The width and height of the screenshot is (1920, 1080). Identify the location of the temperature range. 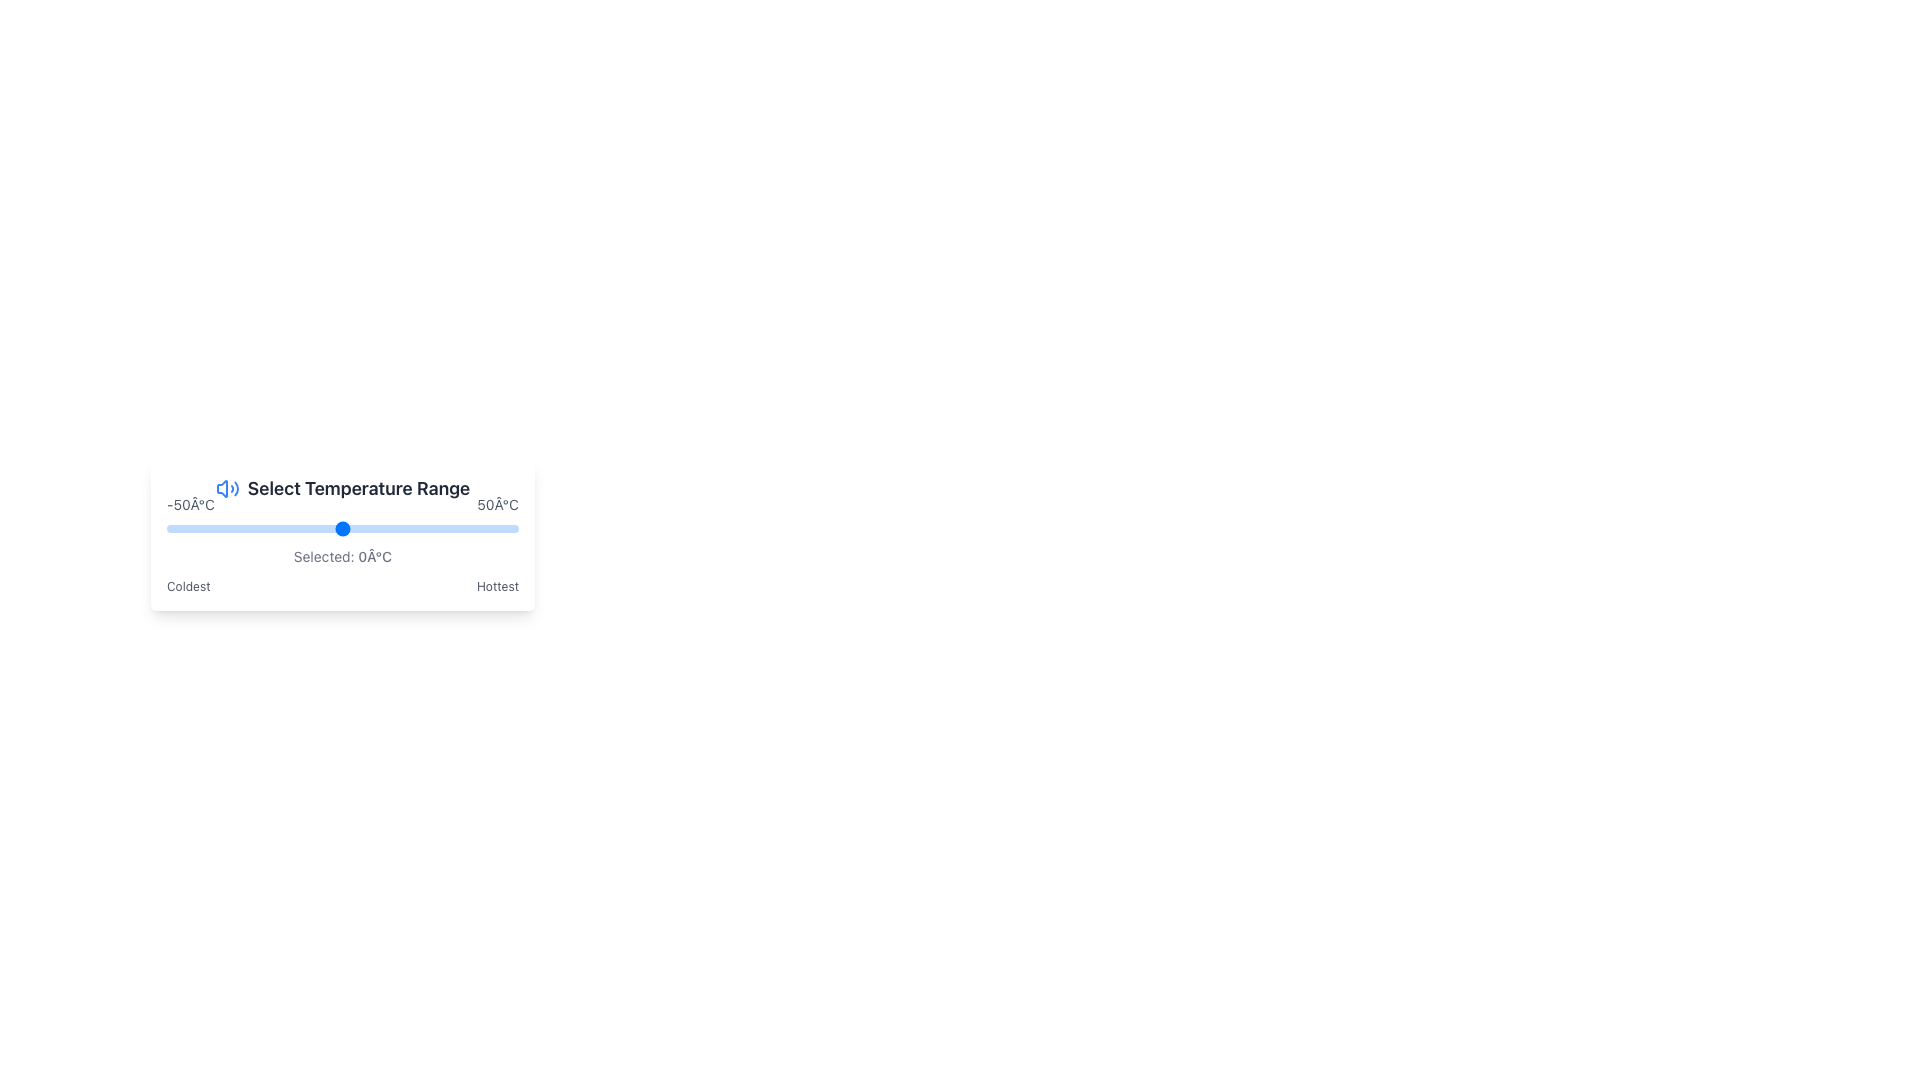
(395, 527).